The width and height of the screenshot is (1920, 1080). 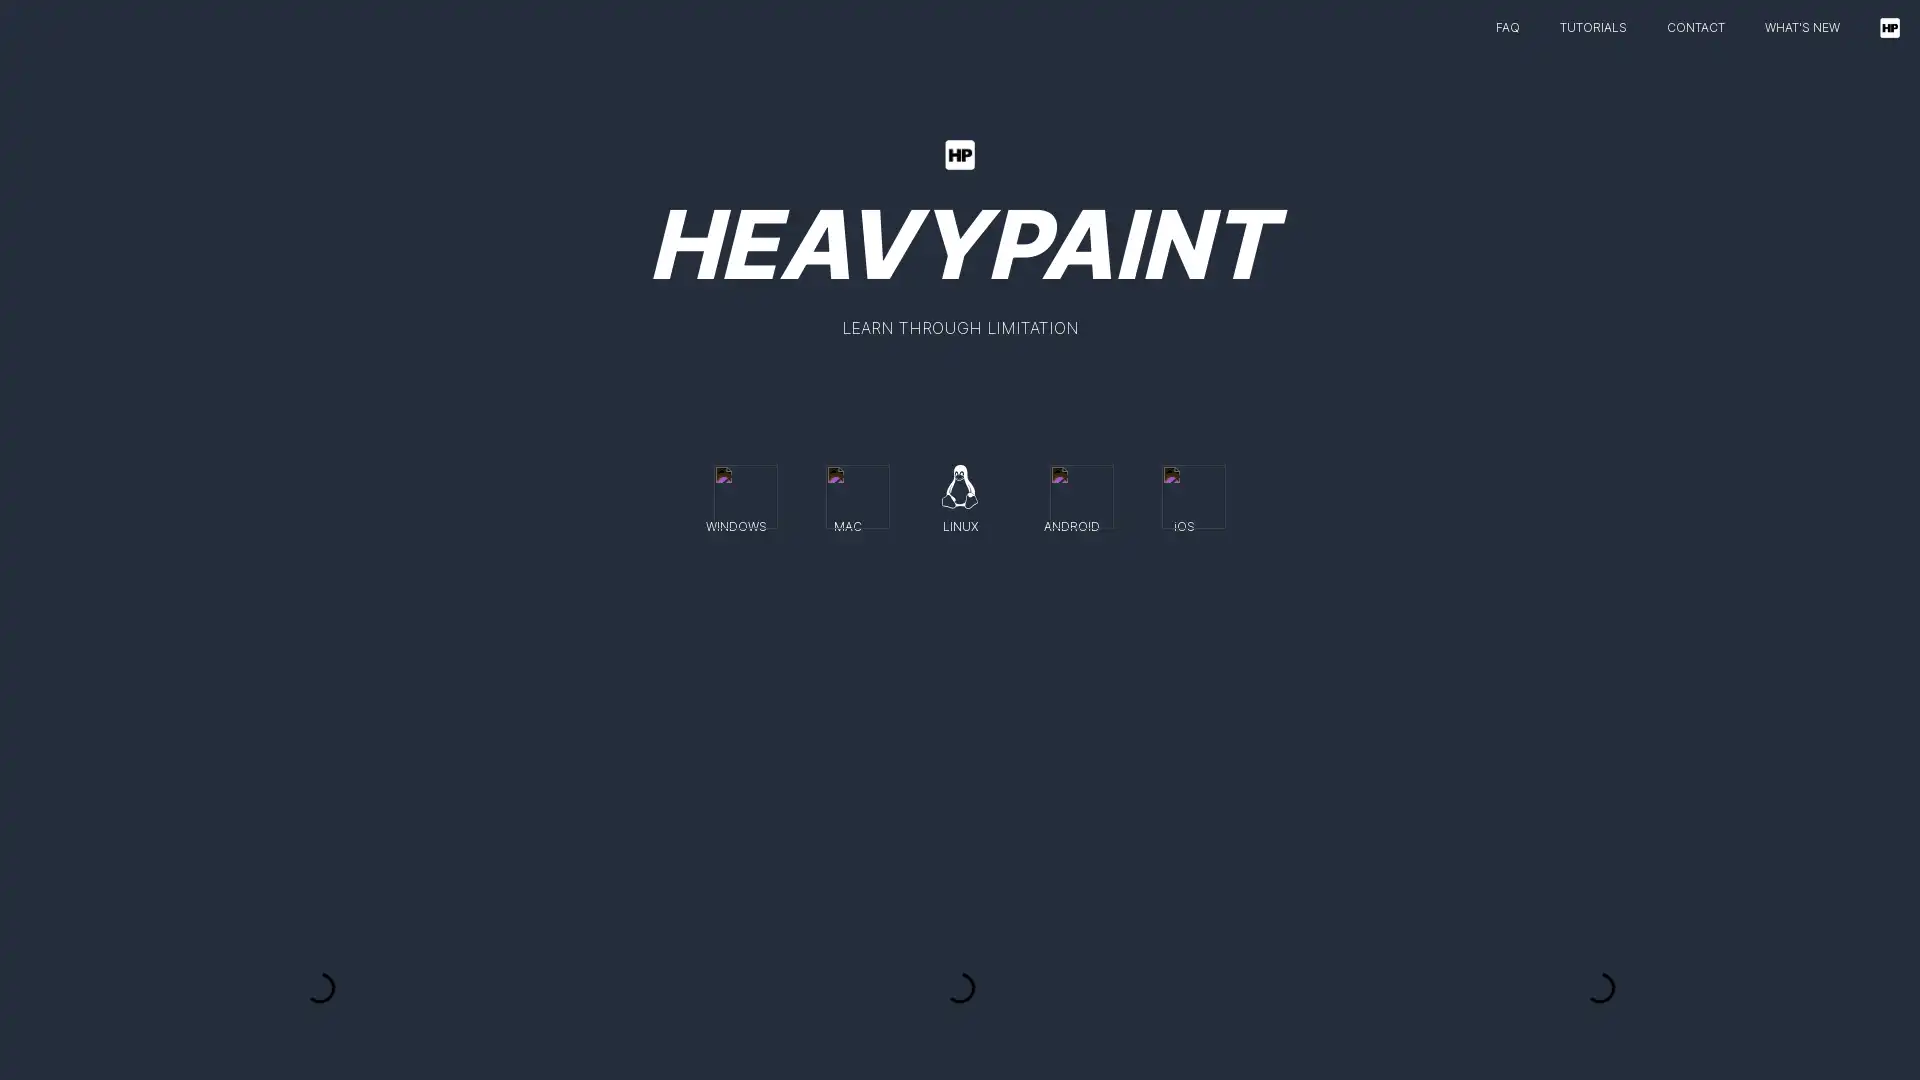 What do you see at coordinates (1070, 493) in the screenshot?
I see `ANDROID` at bounding box center [1070, 493].